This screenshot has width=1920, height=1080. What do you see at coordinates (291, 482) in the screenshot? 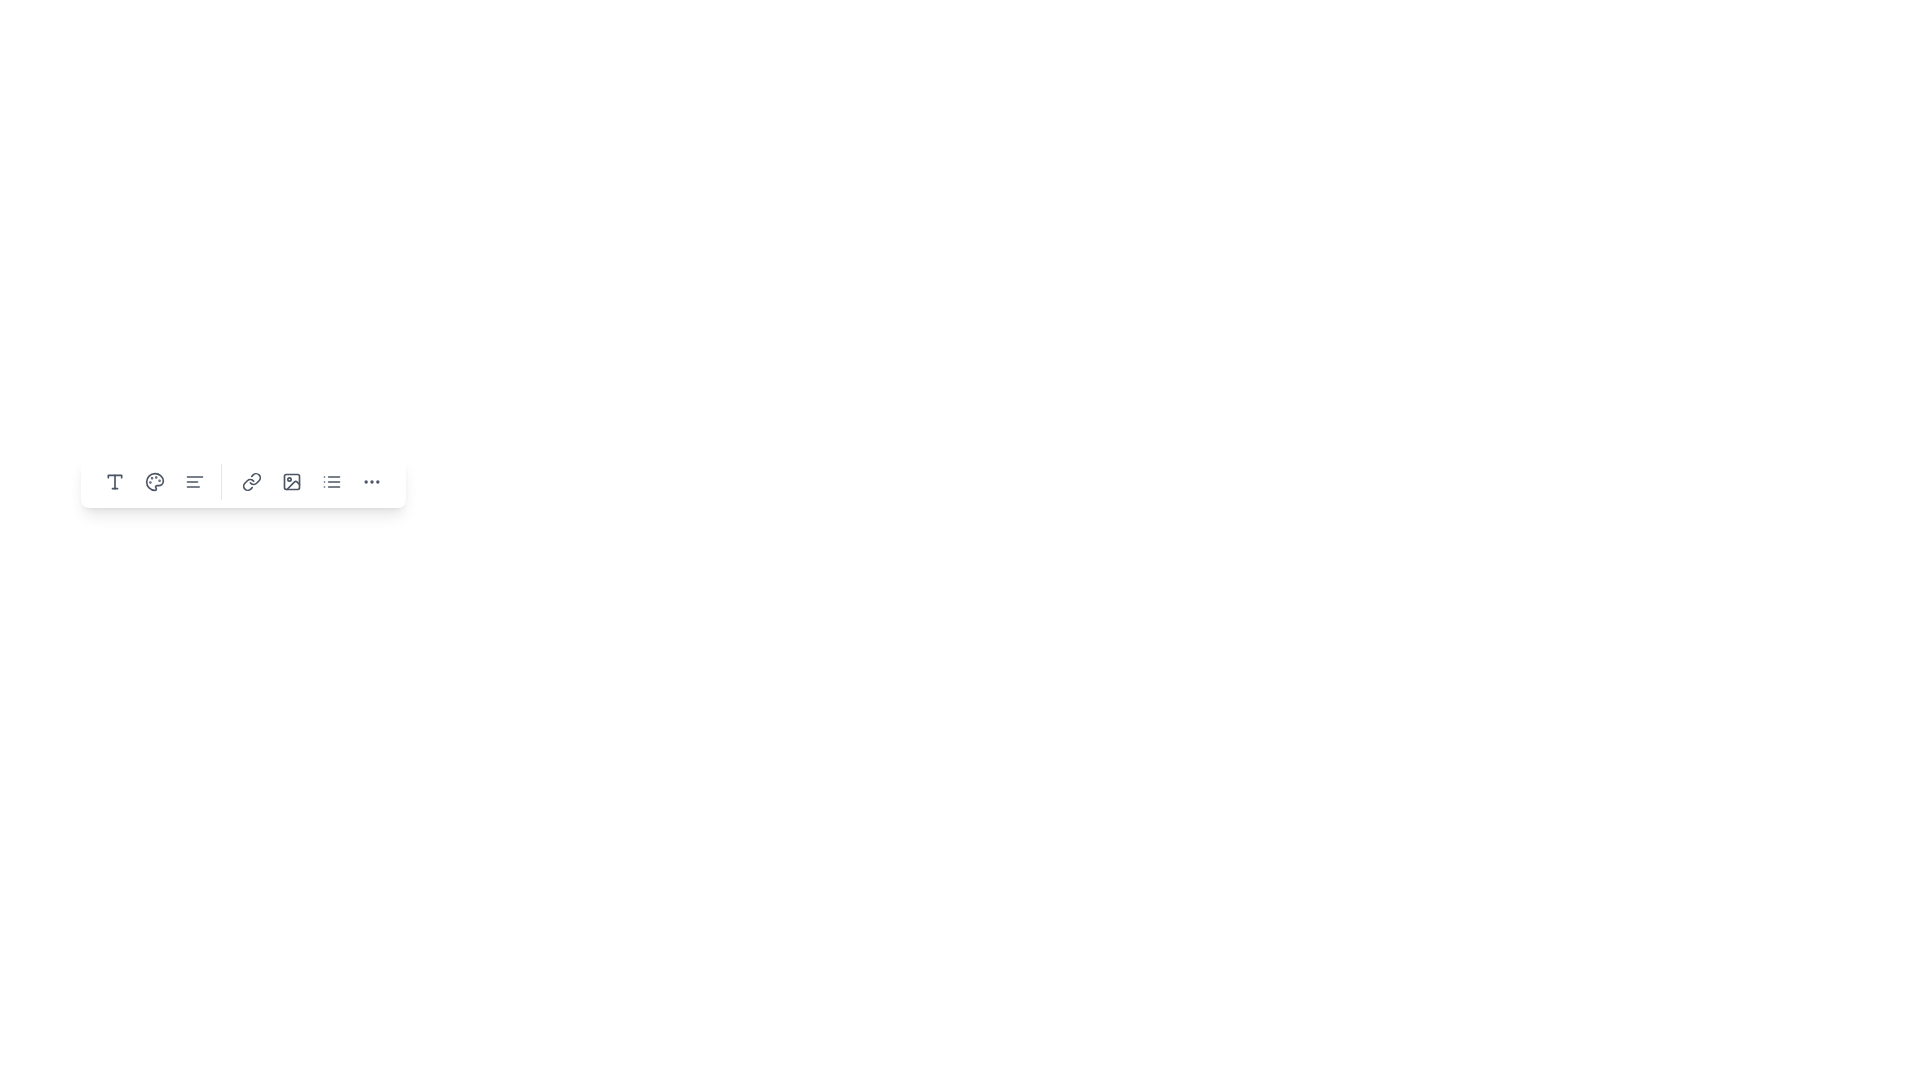
I see `the compact interactive button with an icon, which is the third button in a horizontal sequence` at bounding box center [291, 482].